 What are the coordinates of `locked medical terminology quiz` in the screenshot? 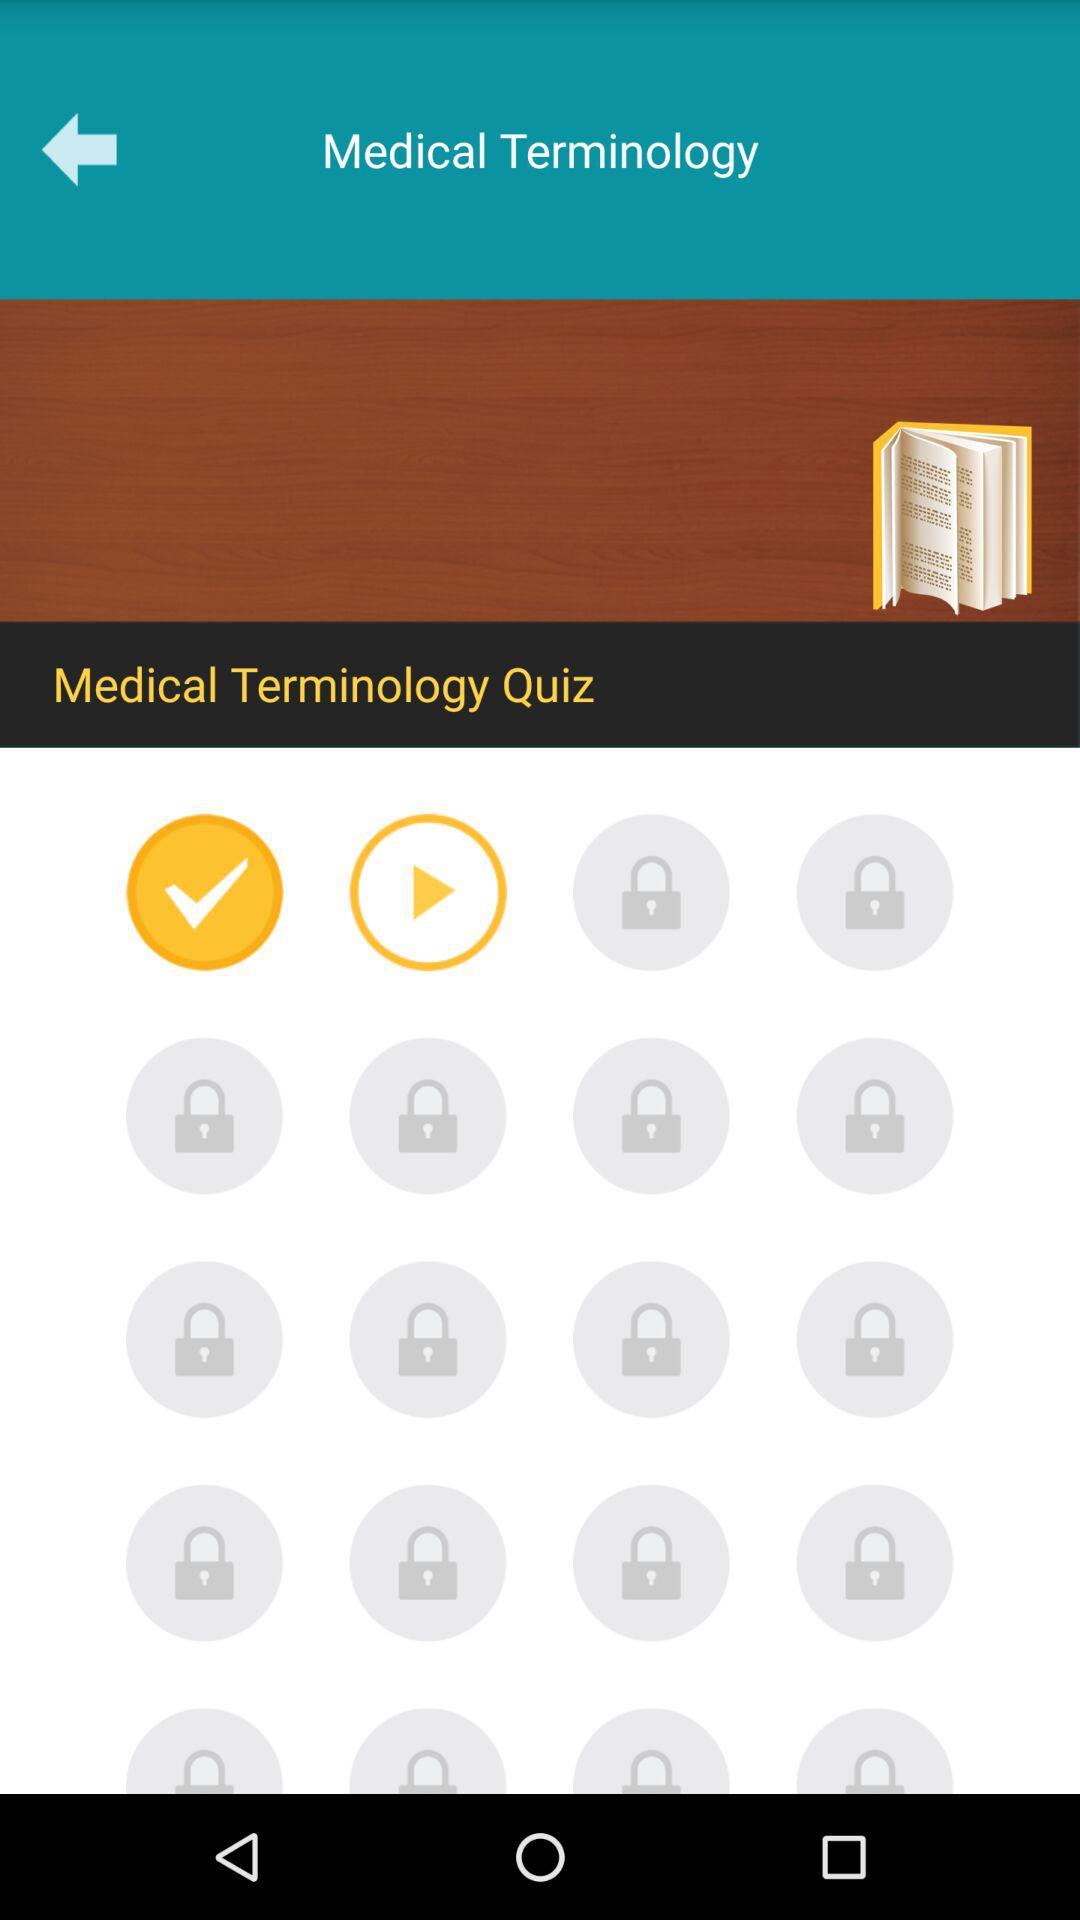 It's located at (427, 1562).